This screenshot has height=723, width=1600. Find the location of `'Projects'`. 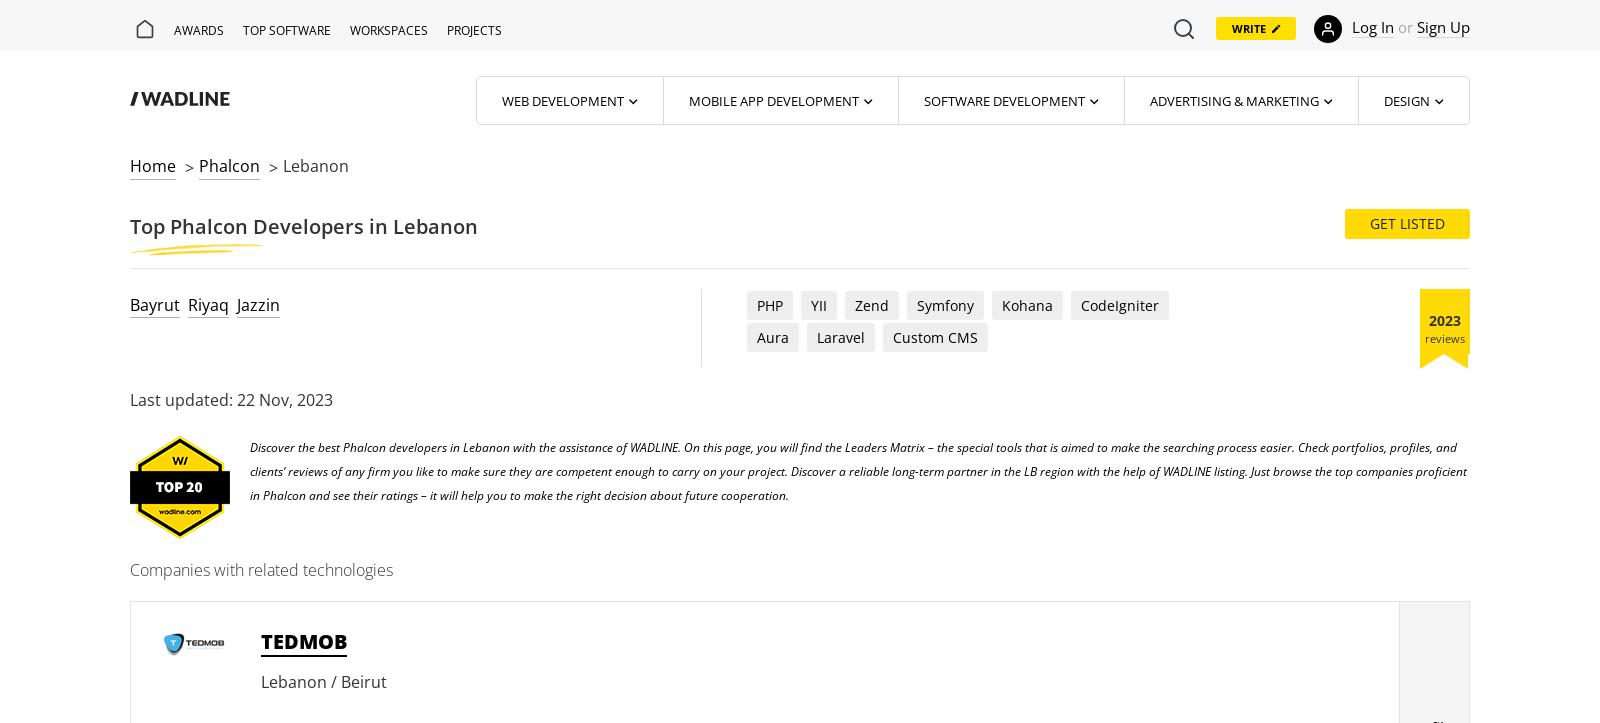

'Projects' is located at coordinates (446, 30).